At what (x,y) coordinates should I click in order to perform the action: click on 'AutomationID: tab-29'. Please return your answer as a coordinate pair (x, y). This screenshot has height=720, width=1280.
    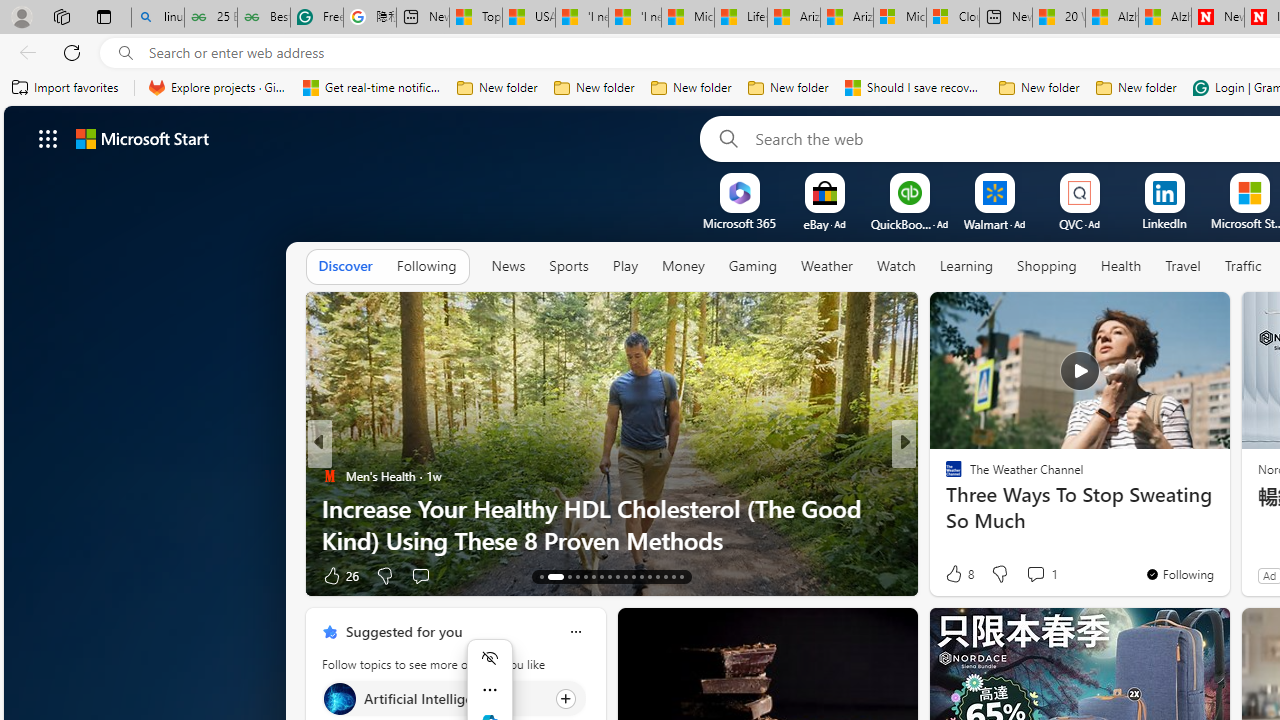
    Looking at the image, I should click on (681, 577).